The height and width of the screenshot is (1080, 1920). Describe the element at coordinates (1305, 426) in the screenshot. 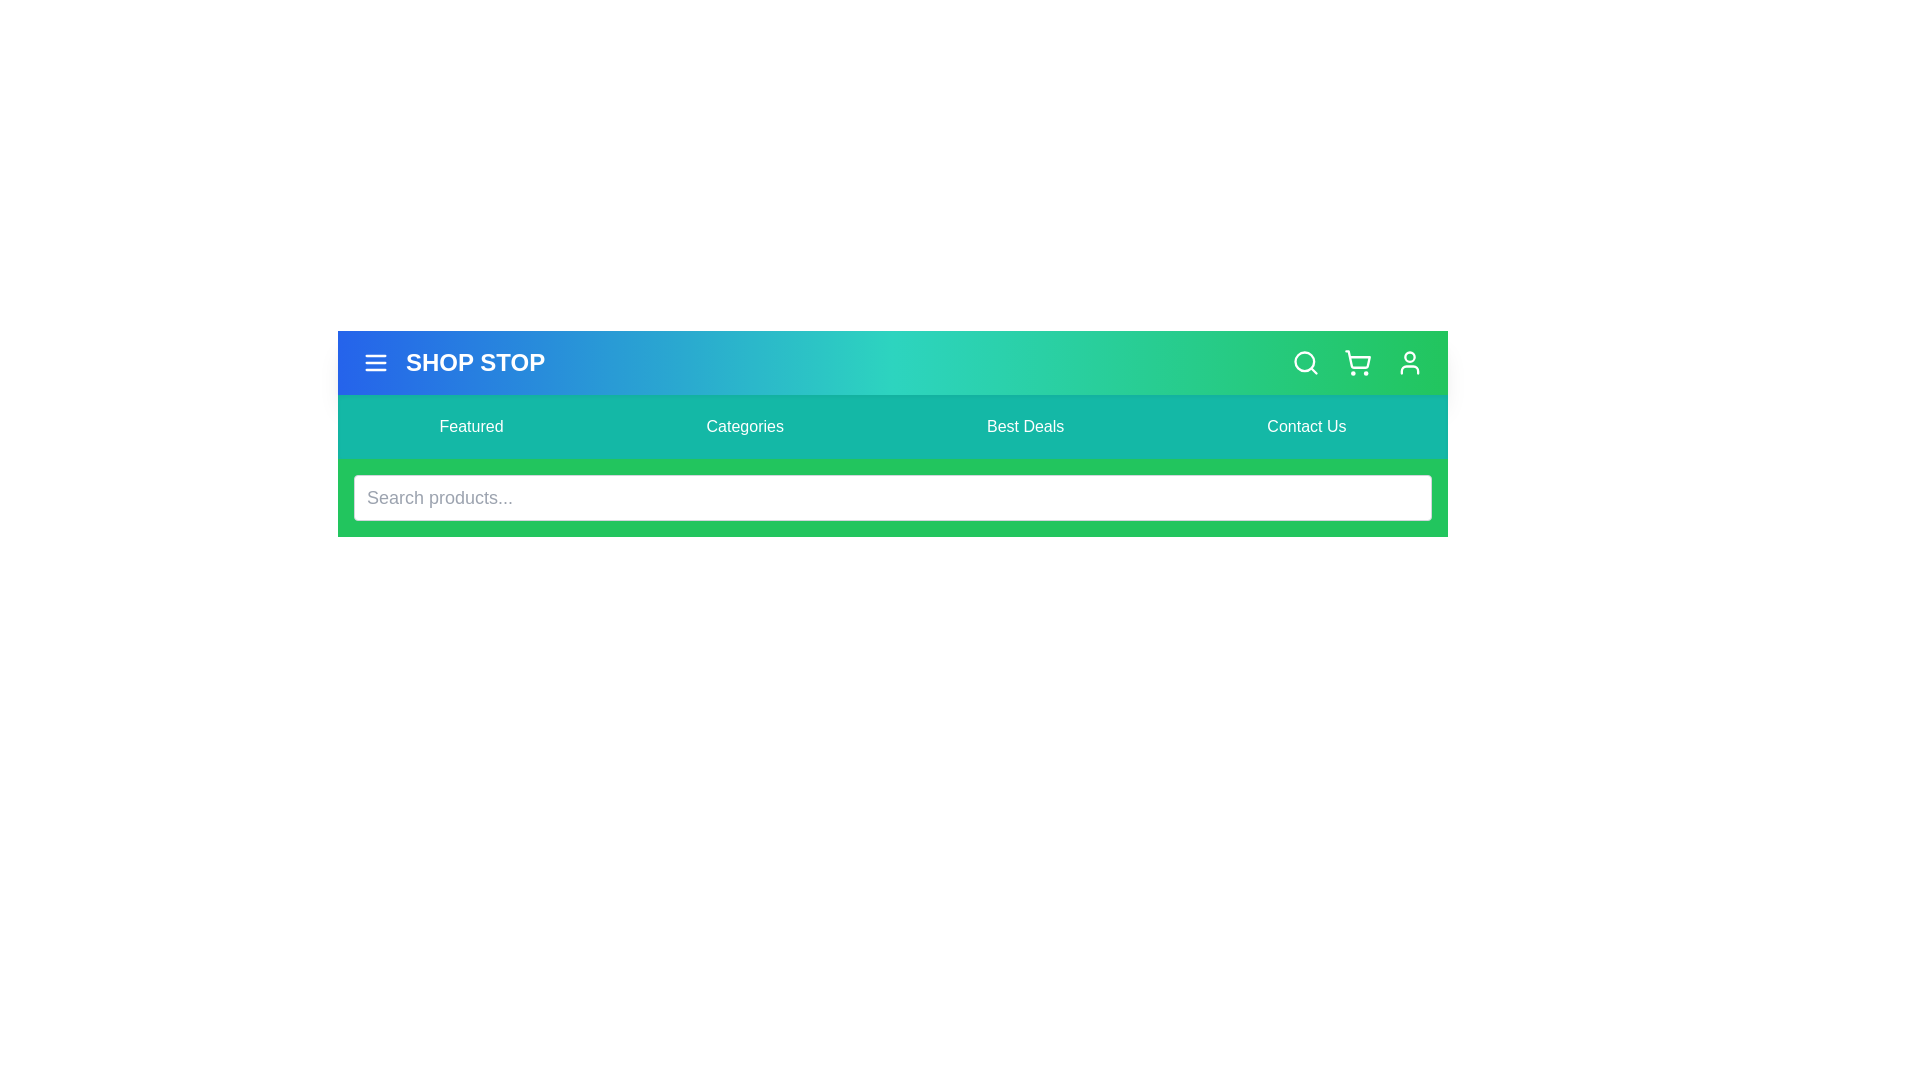

I see `the menu item labeled Contact Us in the navigation bar` at that location.